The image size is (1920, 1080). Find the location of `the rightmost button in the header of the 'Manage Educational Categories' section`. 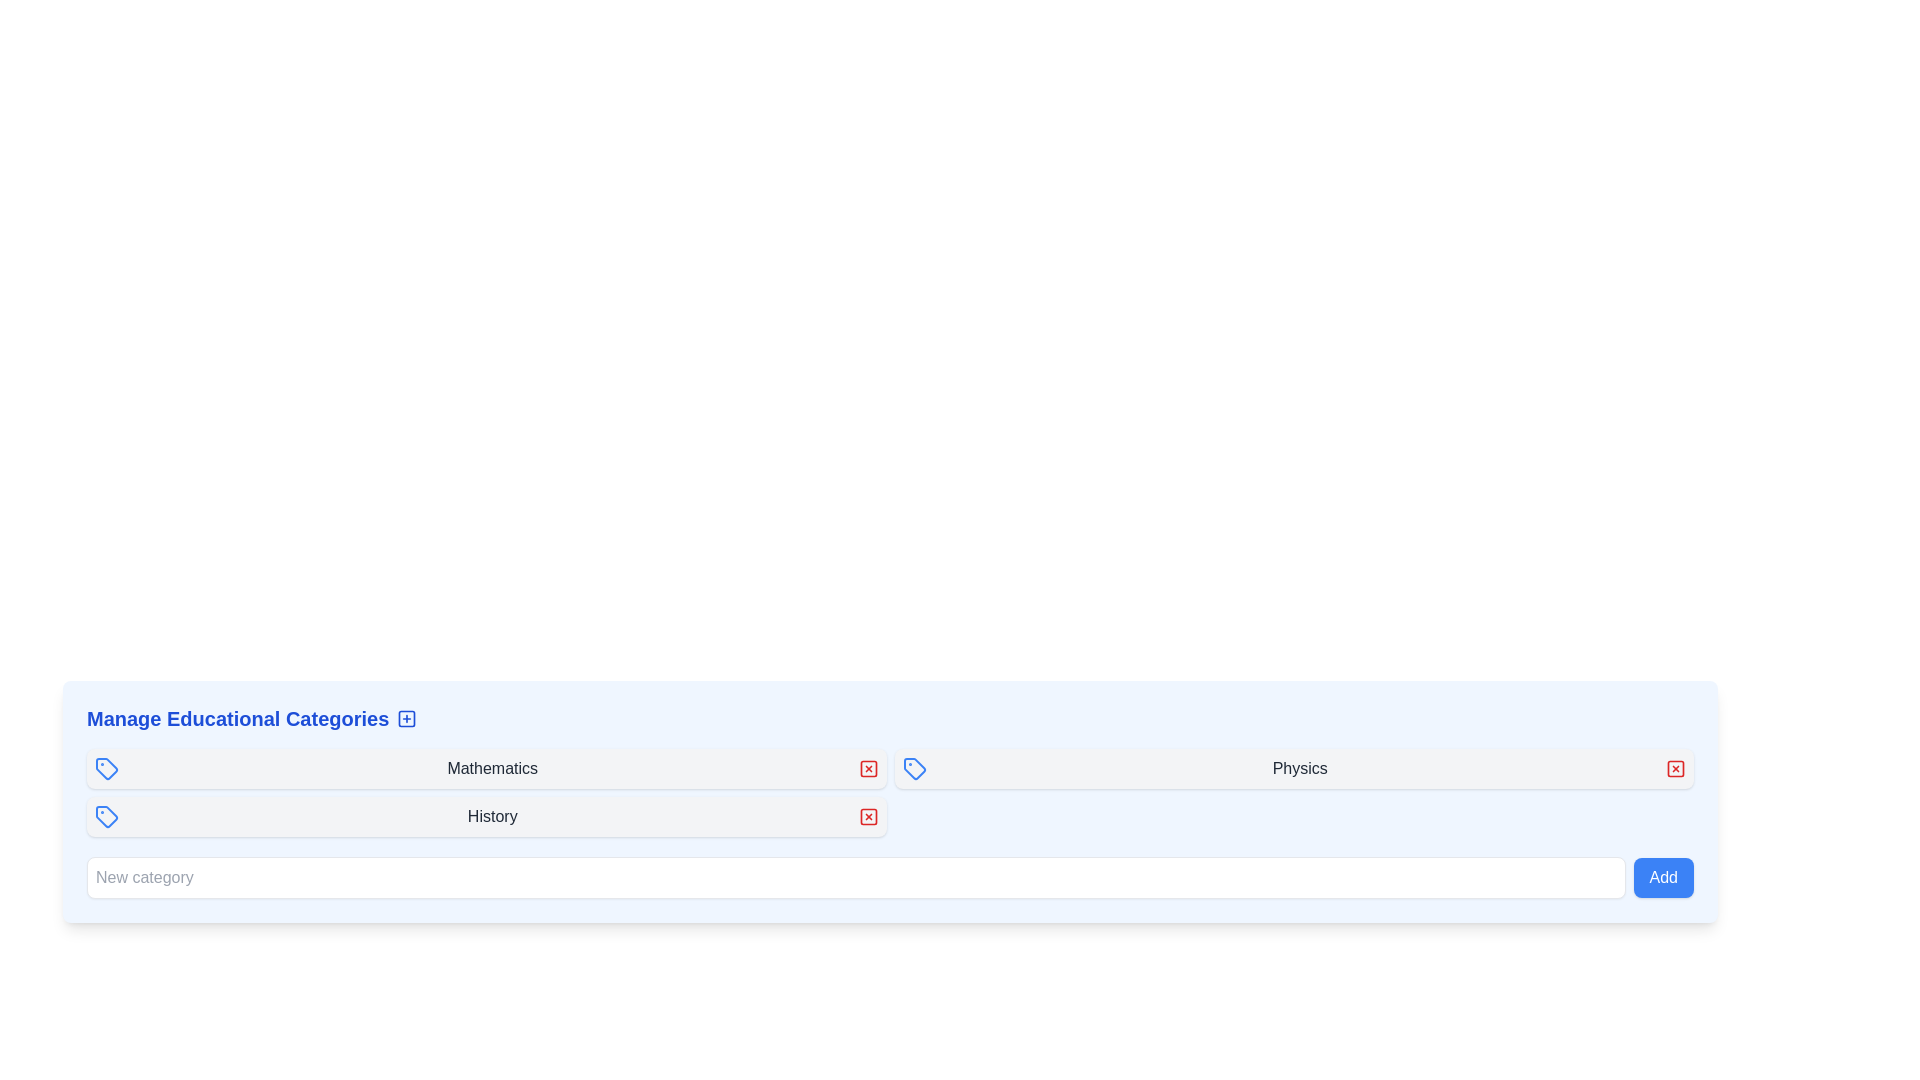

the rightmost button in the header of the 'Manage Educational Categories' section is located at coordinates (406, 717).